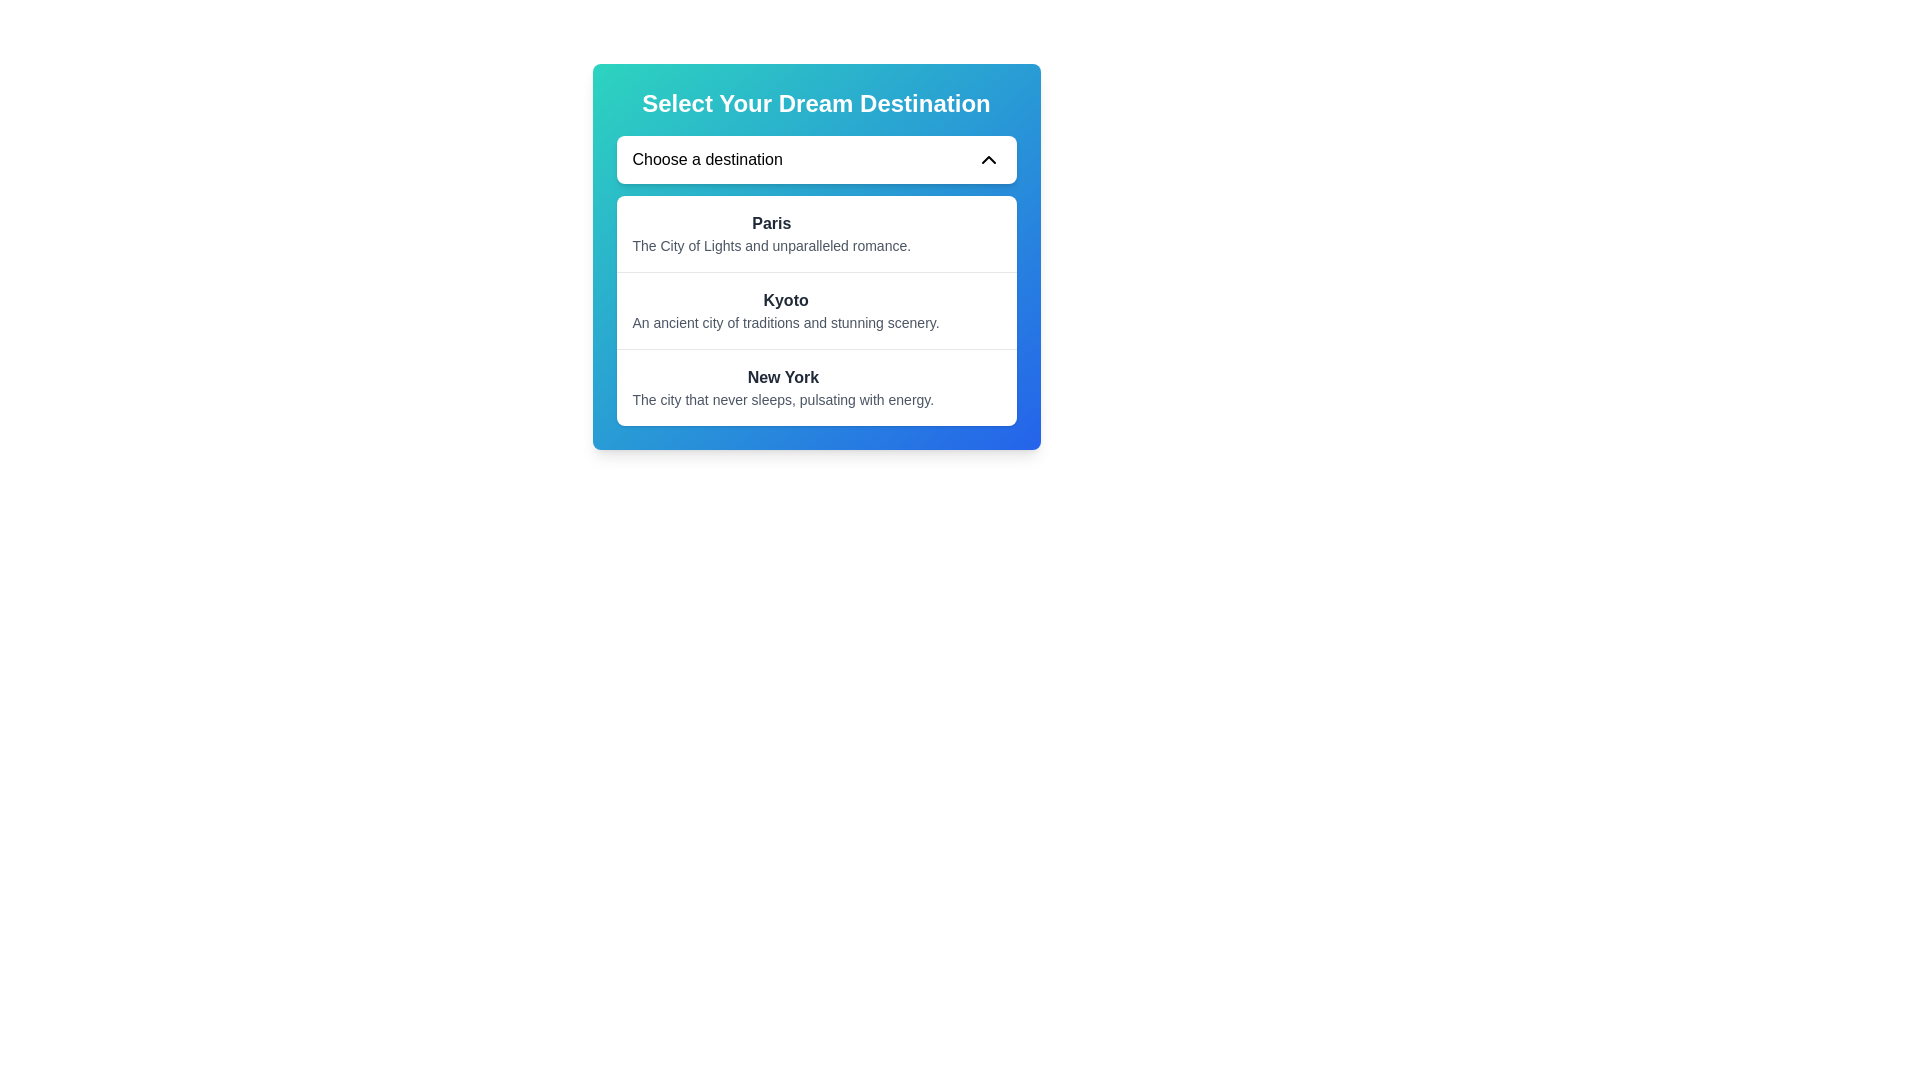  I want to click on the dropdown menu located below the title 'Select Your Dream Destination' for accessibility tools, so click(816, 158).